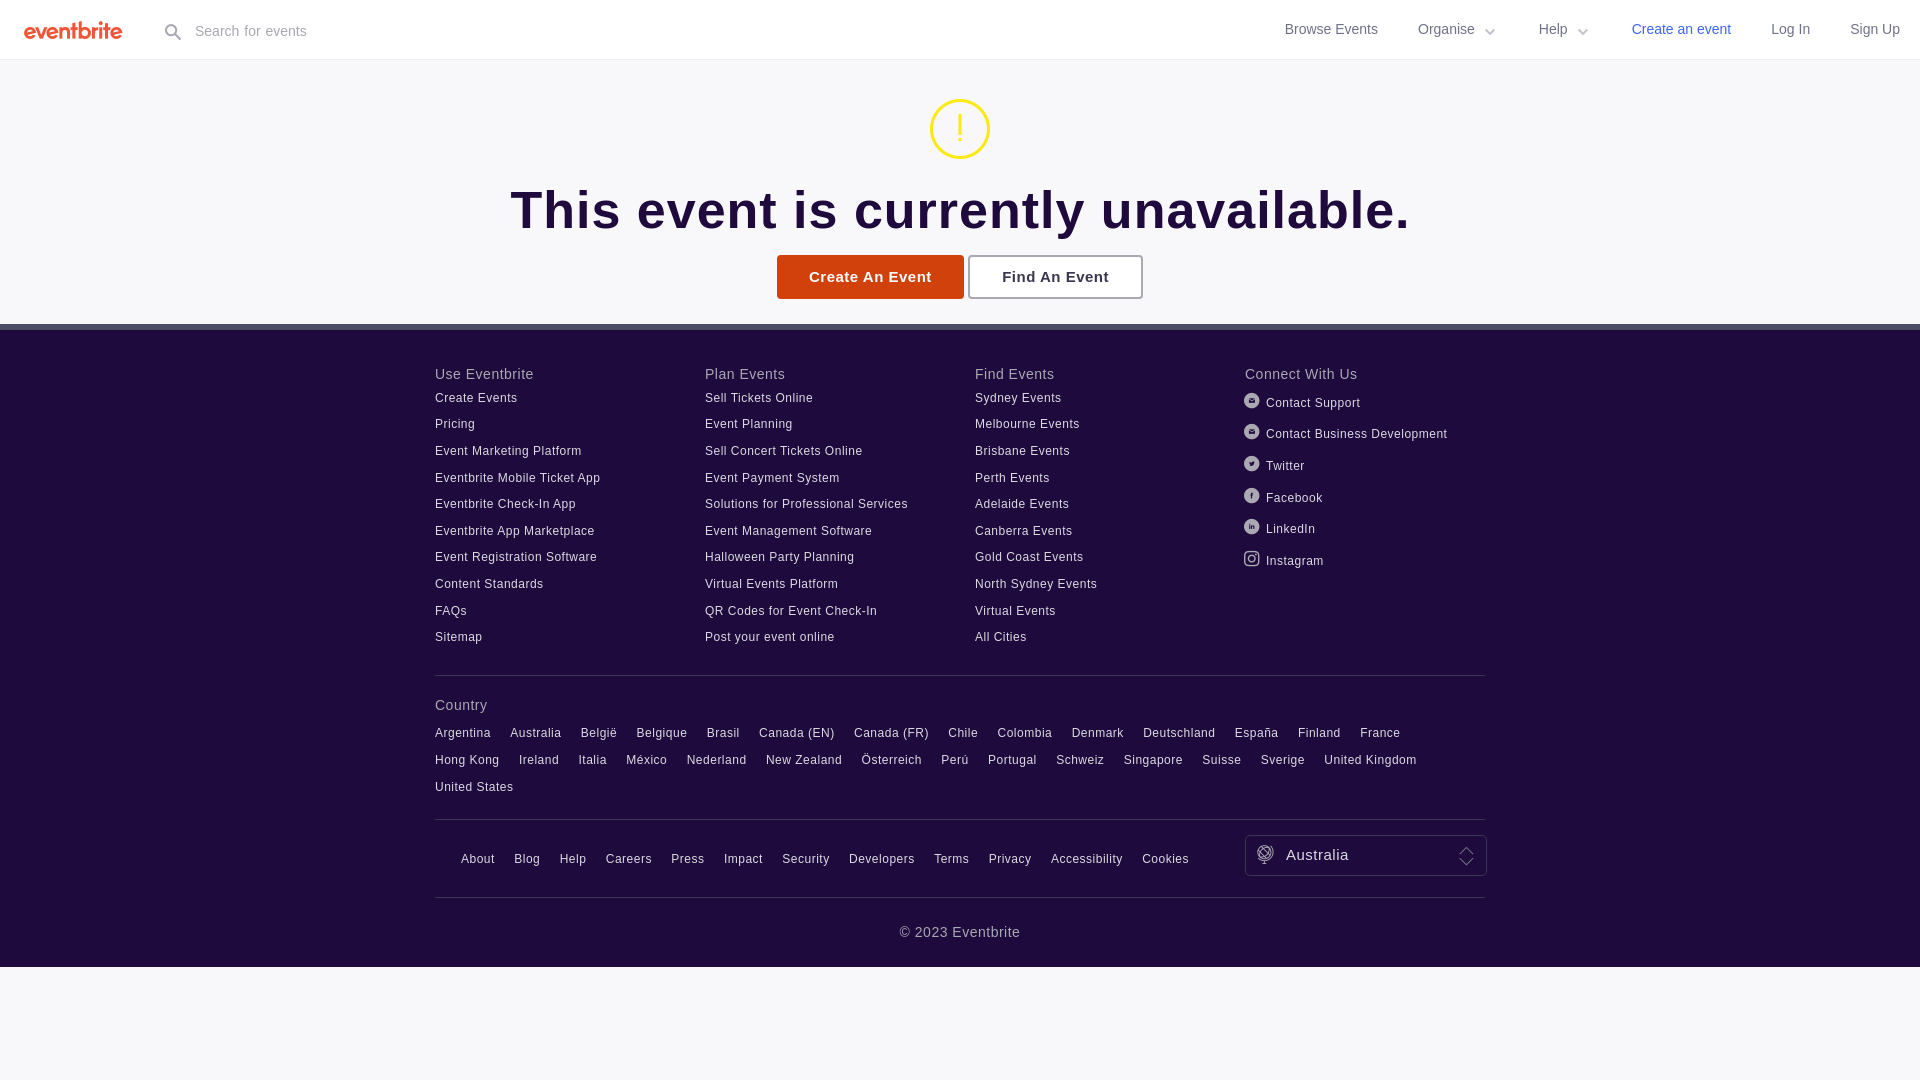 This screenshot has height=1080, width=1920. Describe the element at coordinates (705, 530) in the screenshot. I see `'Event Management Software'` at that location.